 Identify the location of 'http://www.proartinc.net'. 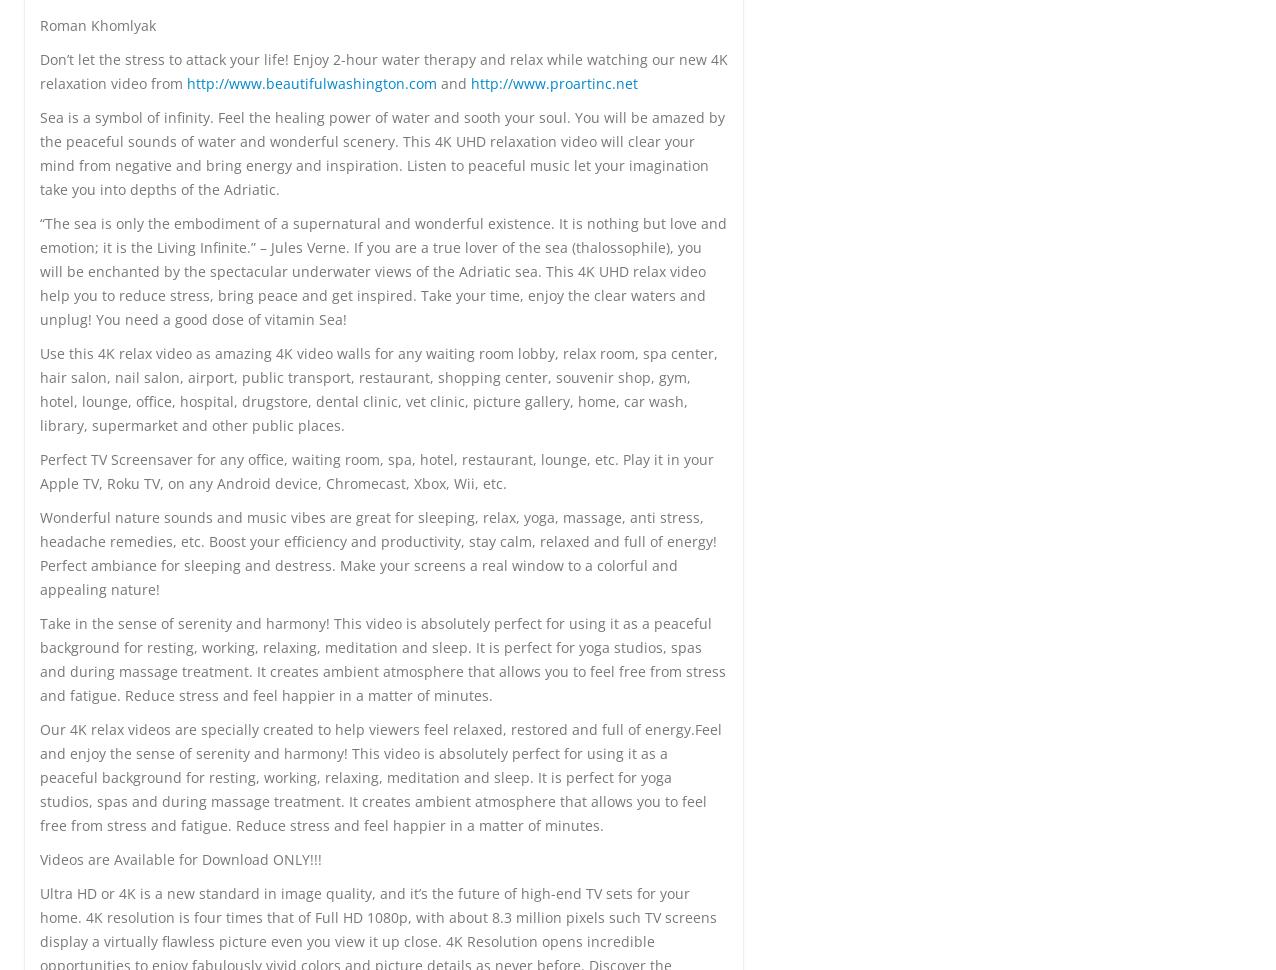
(554, 81).